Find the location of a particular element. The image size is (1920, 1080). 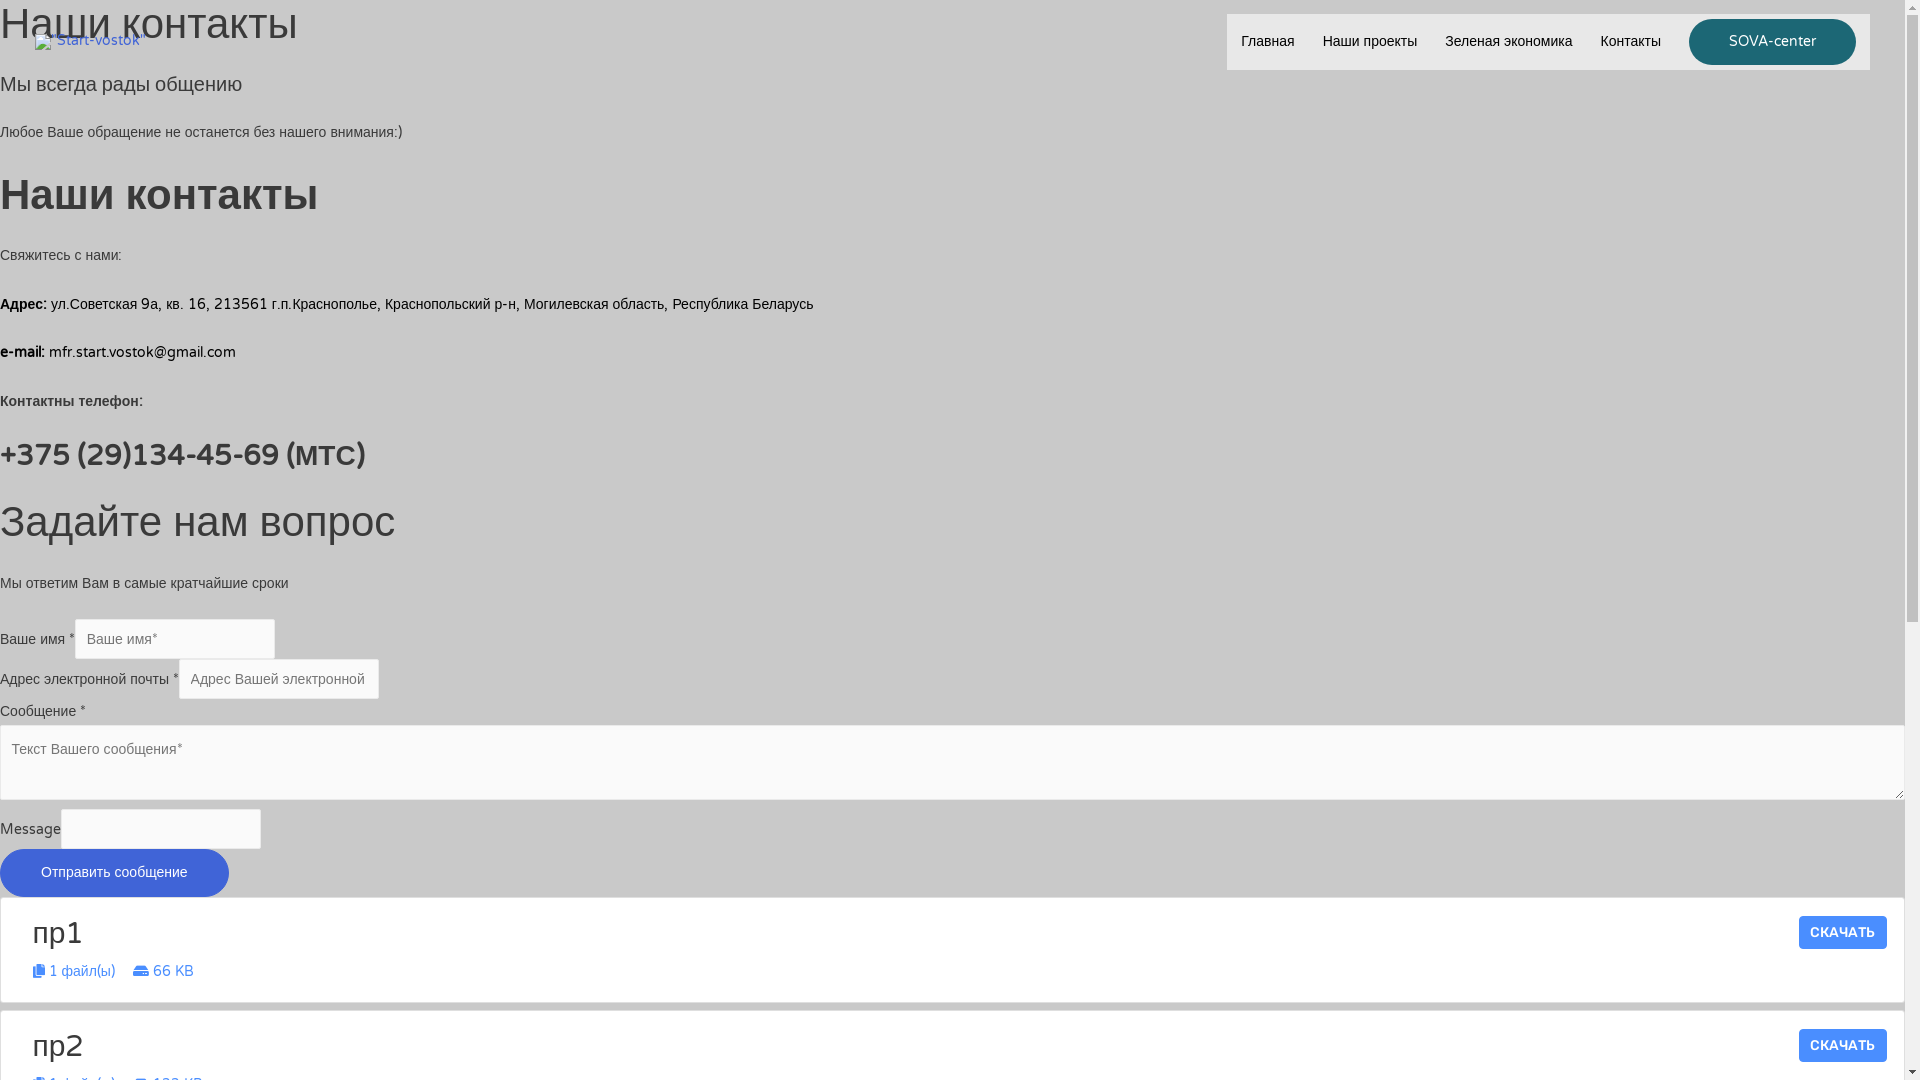

'SOVA-center' is located at coordinates (1772, 42).